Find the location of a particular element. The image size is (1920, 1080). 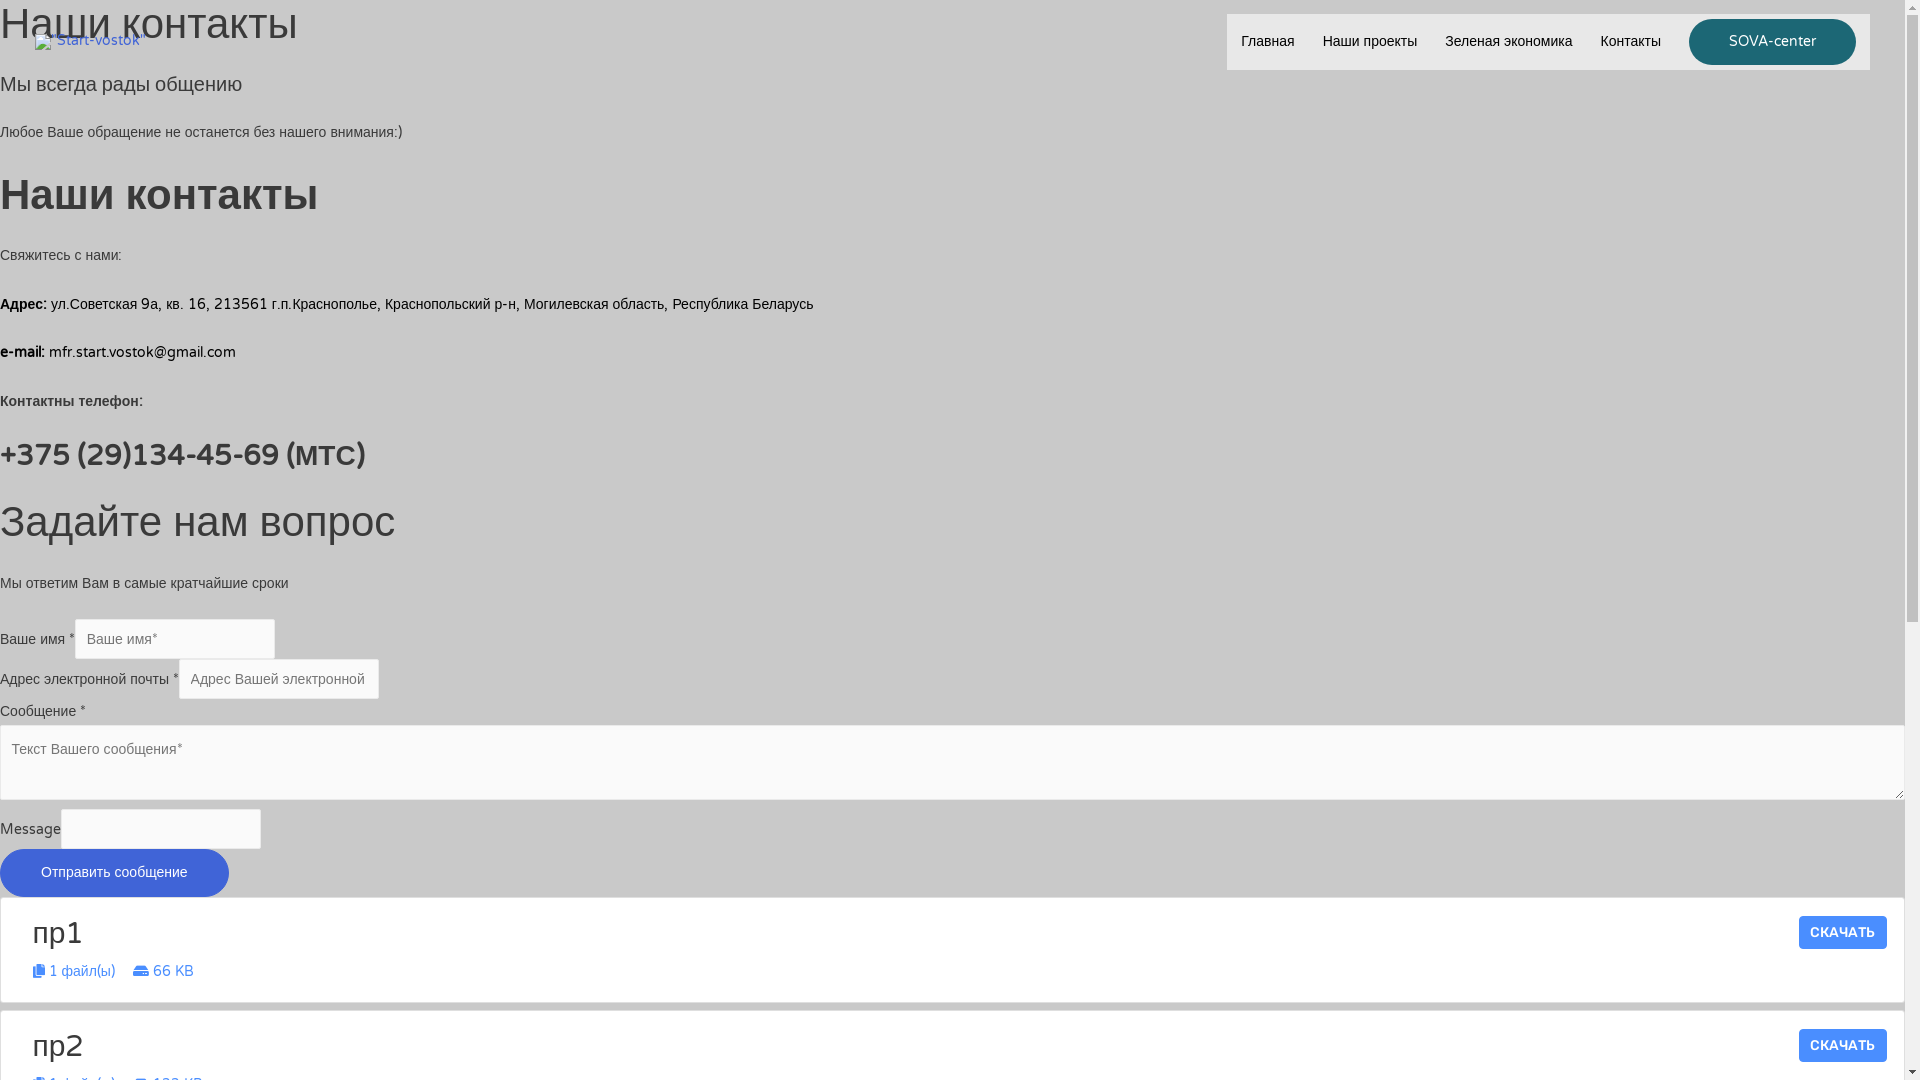

'SOVA-center' is located at coordinates (1772, 42).